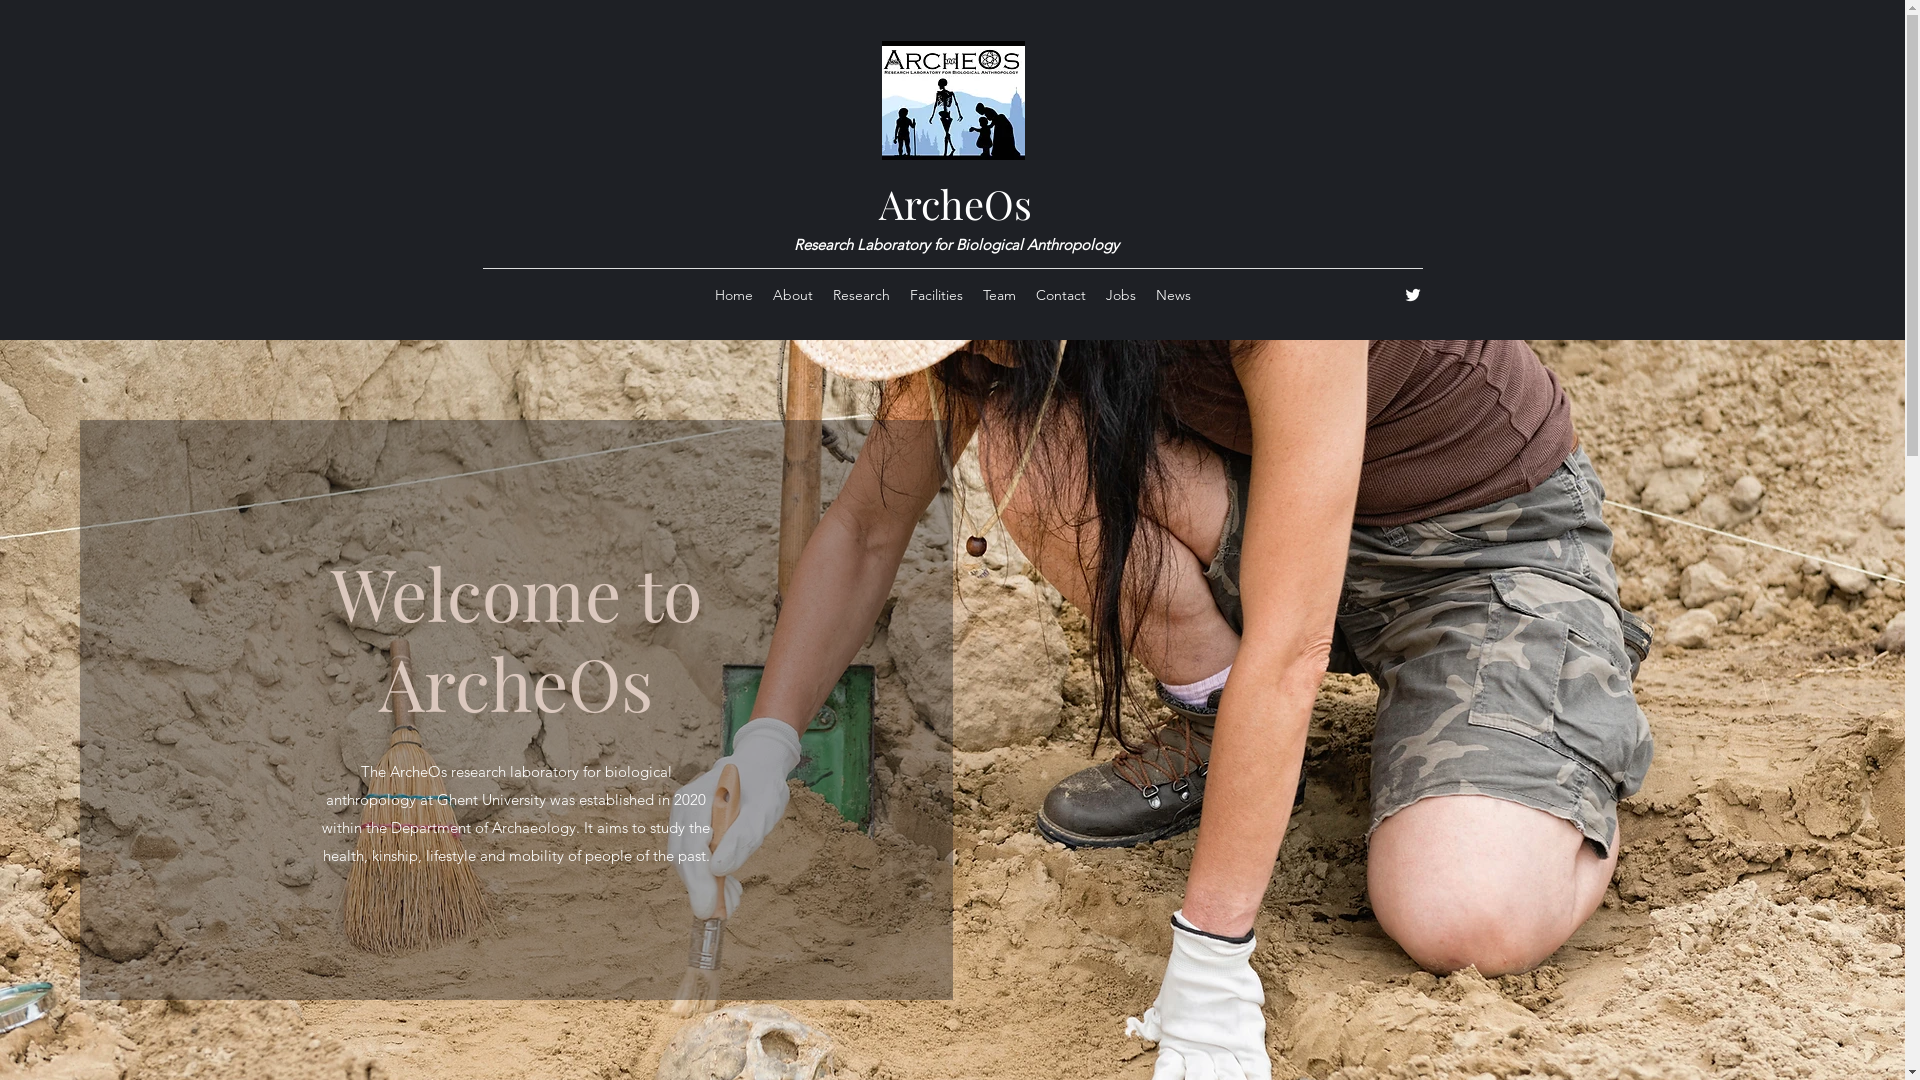  I want to click on 'News', so click(1173, 294).